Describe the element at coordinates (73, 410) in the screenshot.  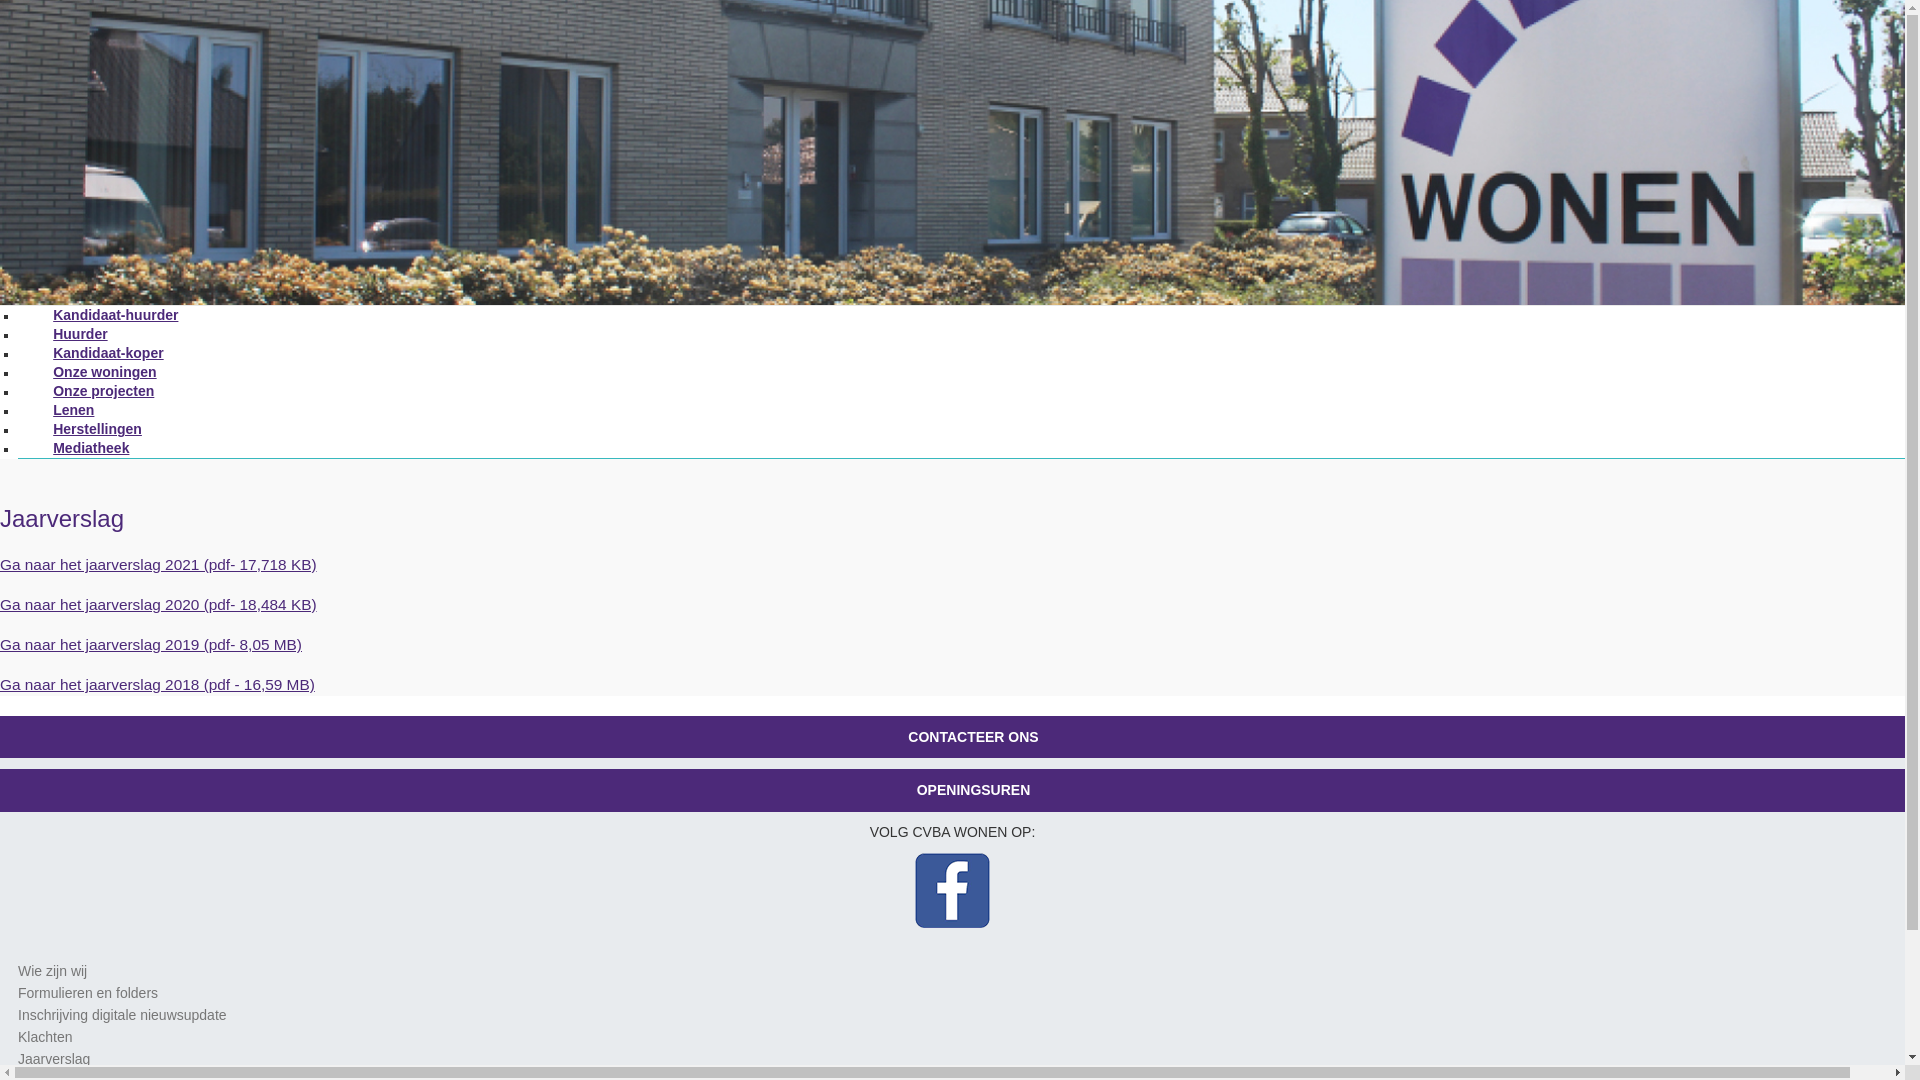
I see `'Lenen'` at that location.